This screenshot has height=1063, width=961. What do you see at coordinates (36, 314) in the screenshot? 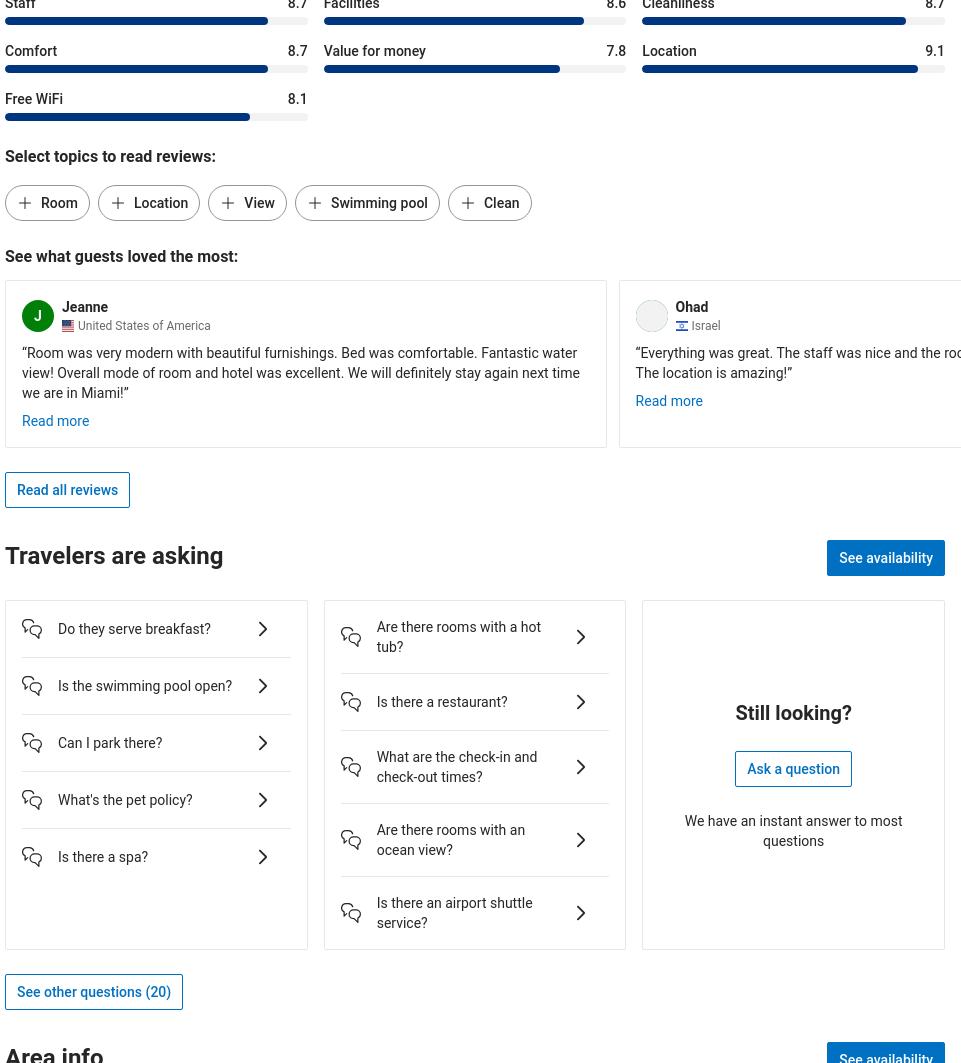
I see `'J'` at bounding box center [36, 314].